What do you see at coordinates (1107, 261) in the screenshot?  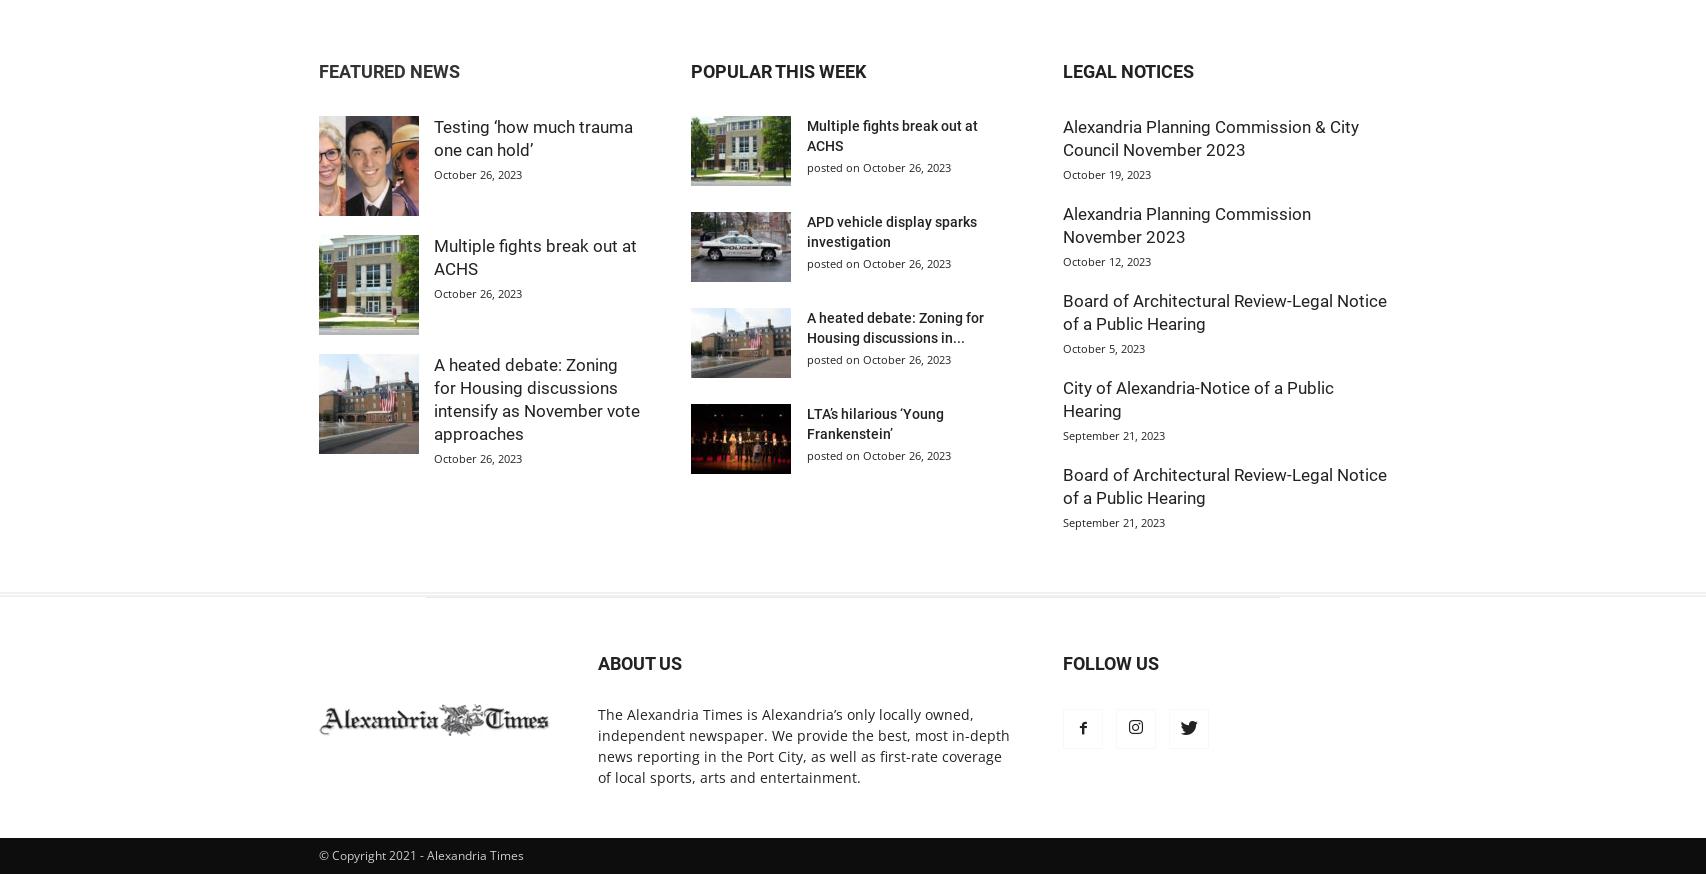 I see `'October 12, 2023'` at bounding box center [1107, 261].